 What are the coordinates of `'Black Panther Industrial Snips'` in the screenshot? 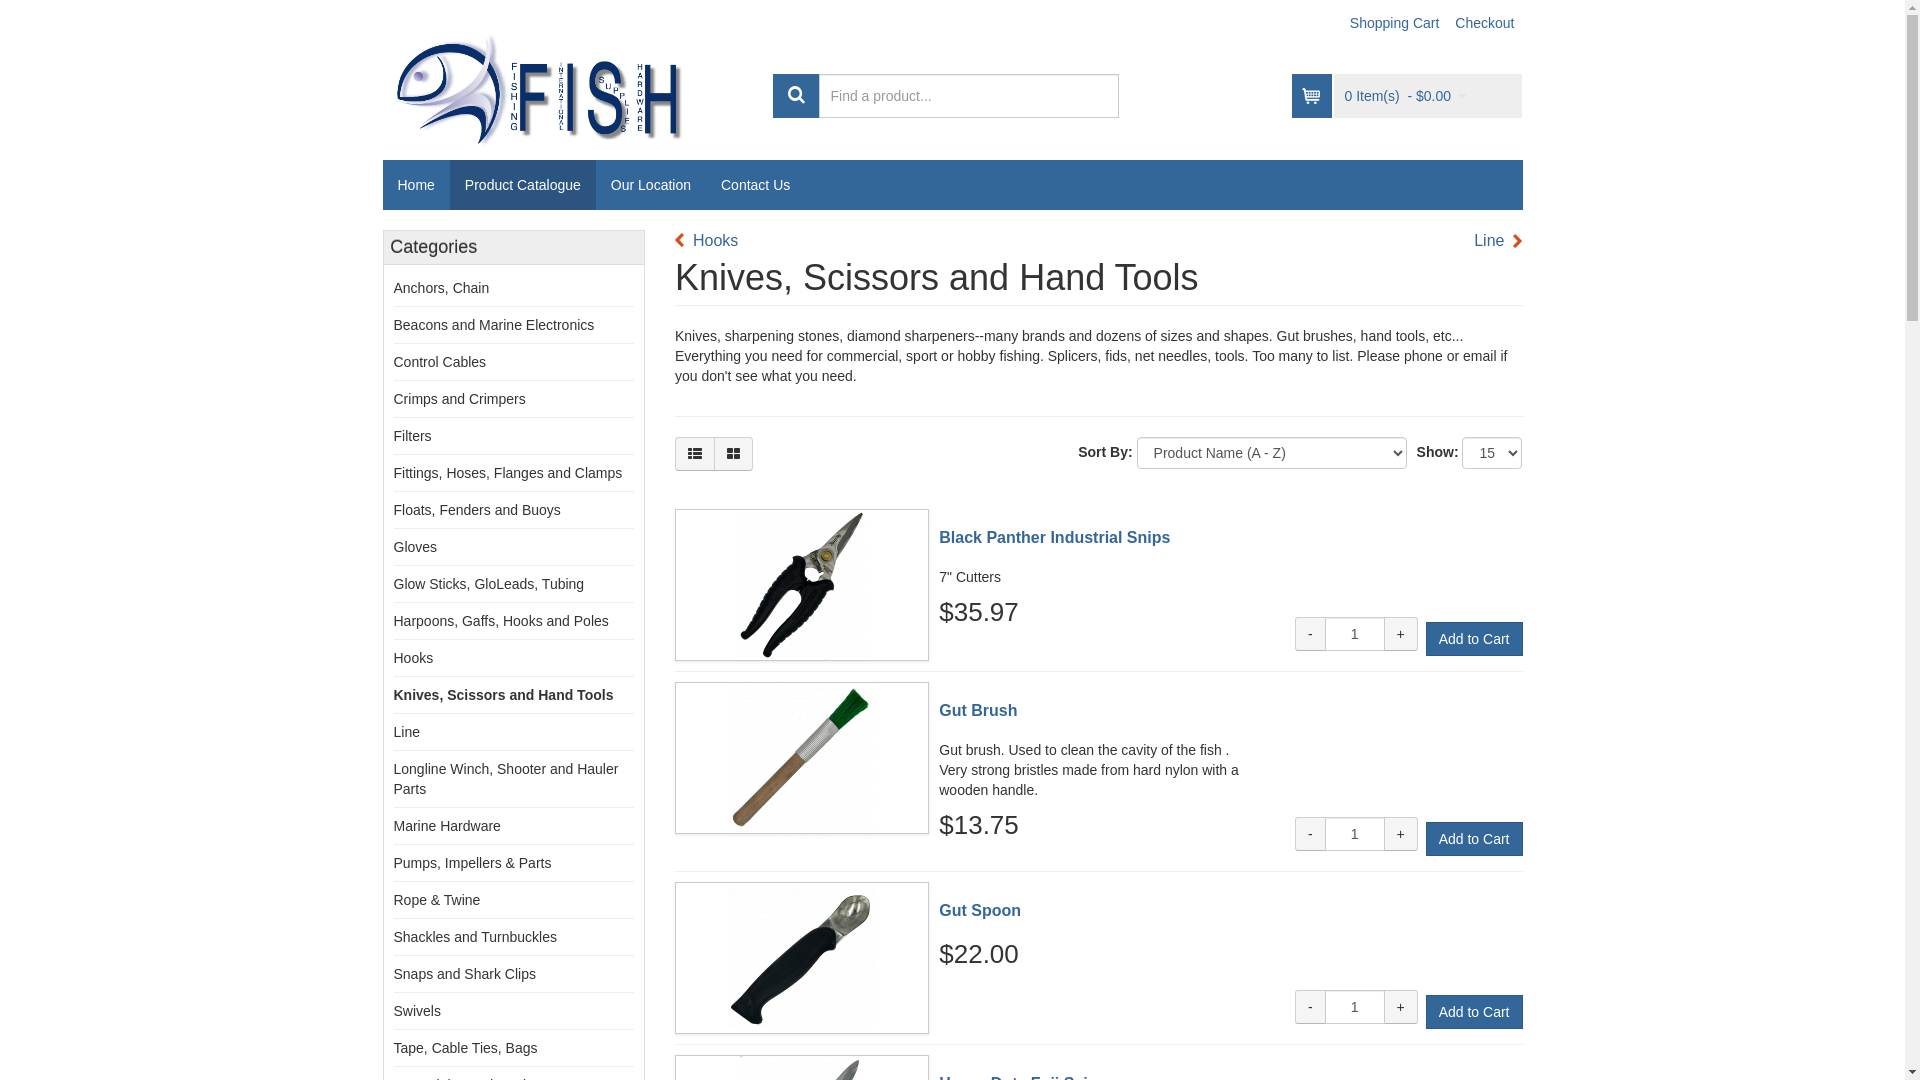 It's located at (1053, 536).